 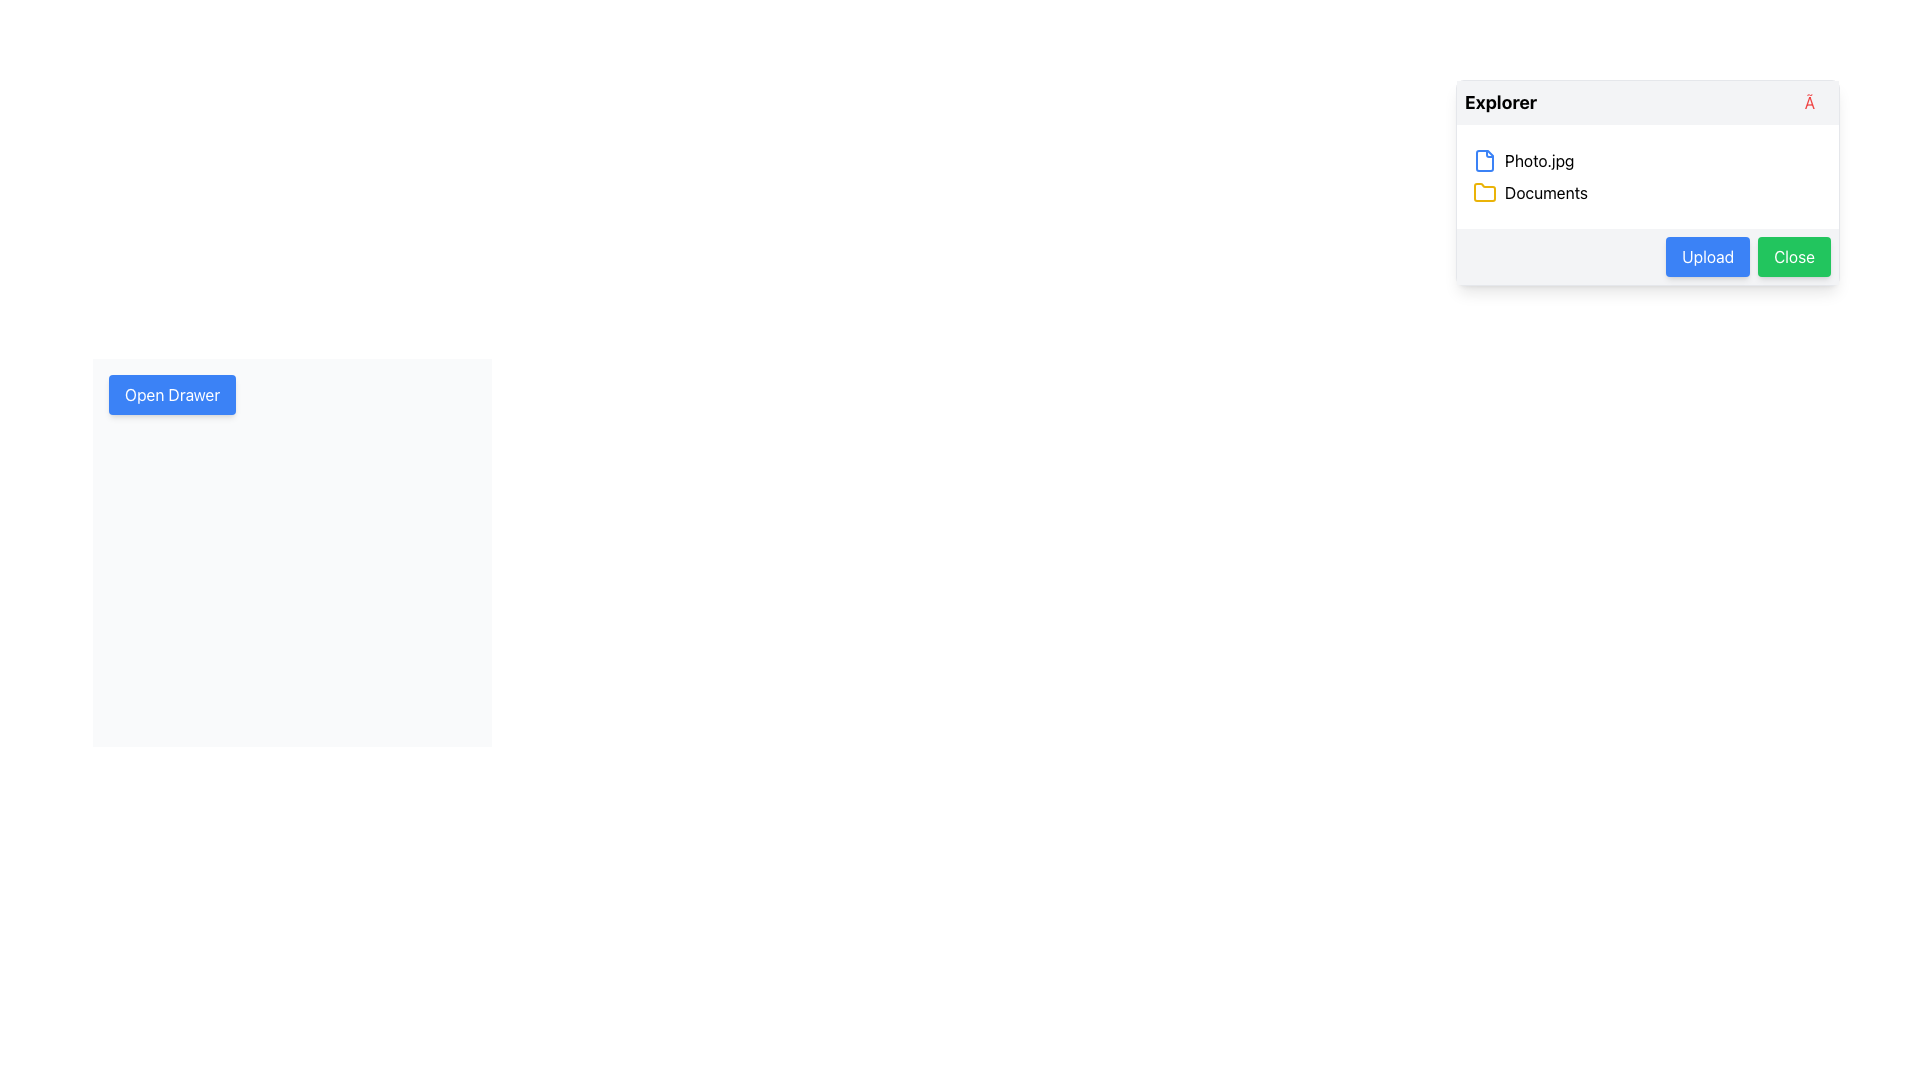 What do you see at coordinates (1484, 192) in the screenshot?
I see `the Documents folder icon, which is the leftmost of three components in a horizontal layout, located immediately to the left of the 'Documents' label` at bounding box center [1484, 192].